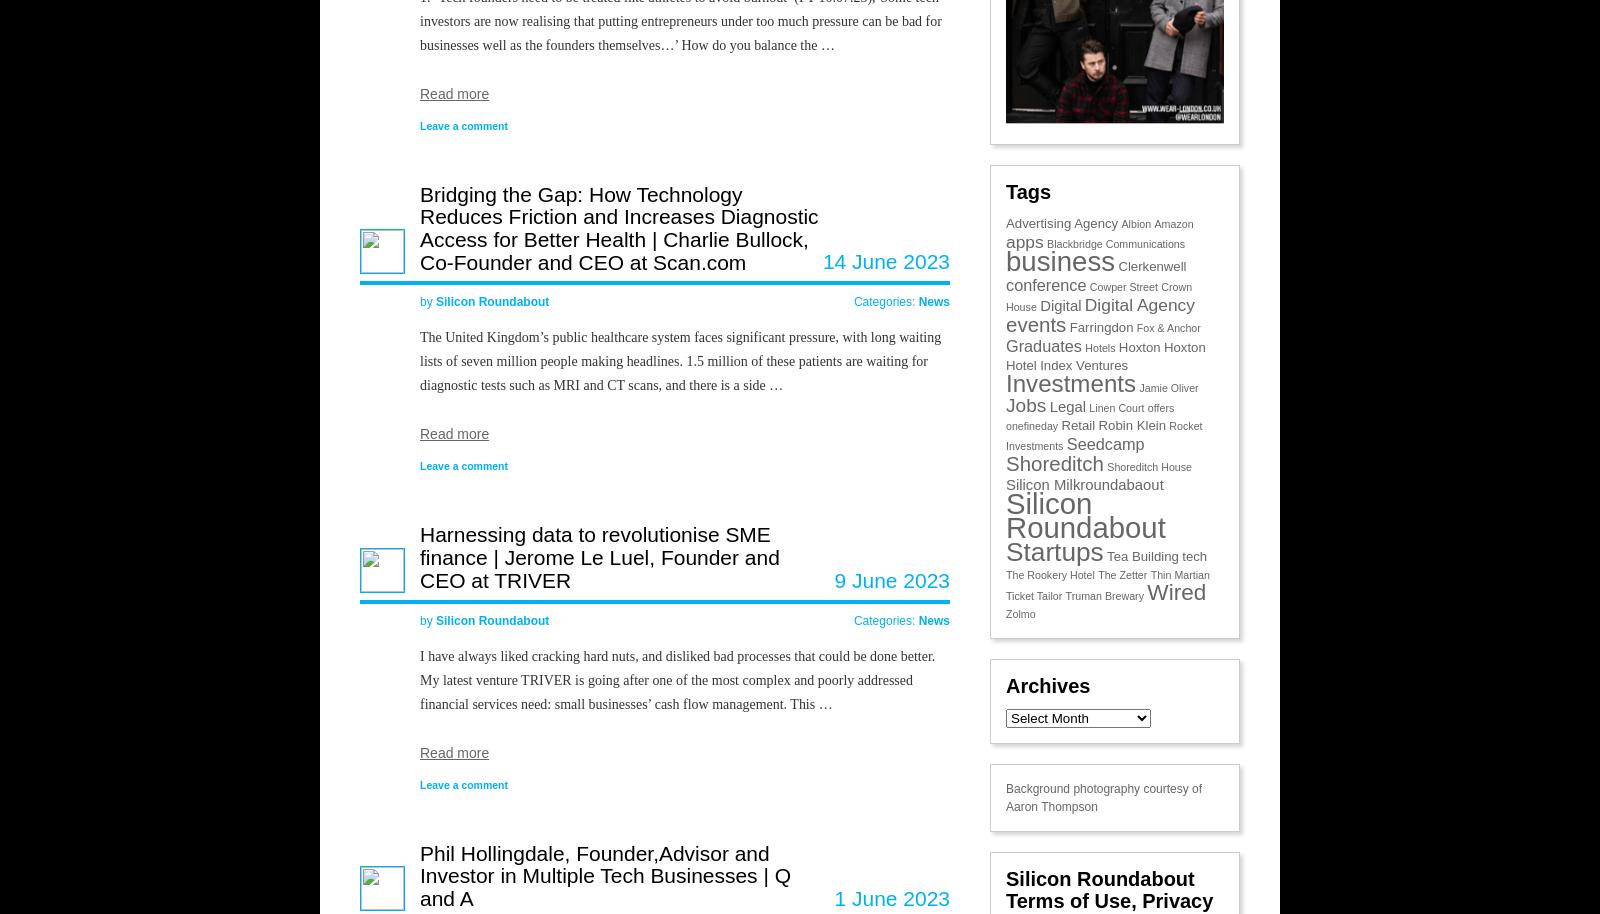 The width and height of the screenshot is (1600, 914). What do you see at coordinates (1104, 433) in the screenshot?
I see `'Rocket Investments'` at bounding box center [1104, 433].